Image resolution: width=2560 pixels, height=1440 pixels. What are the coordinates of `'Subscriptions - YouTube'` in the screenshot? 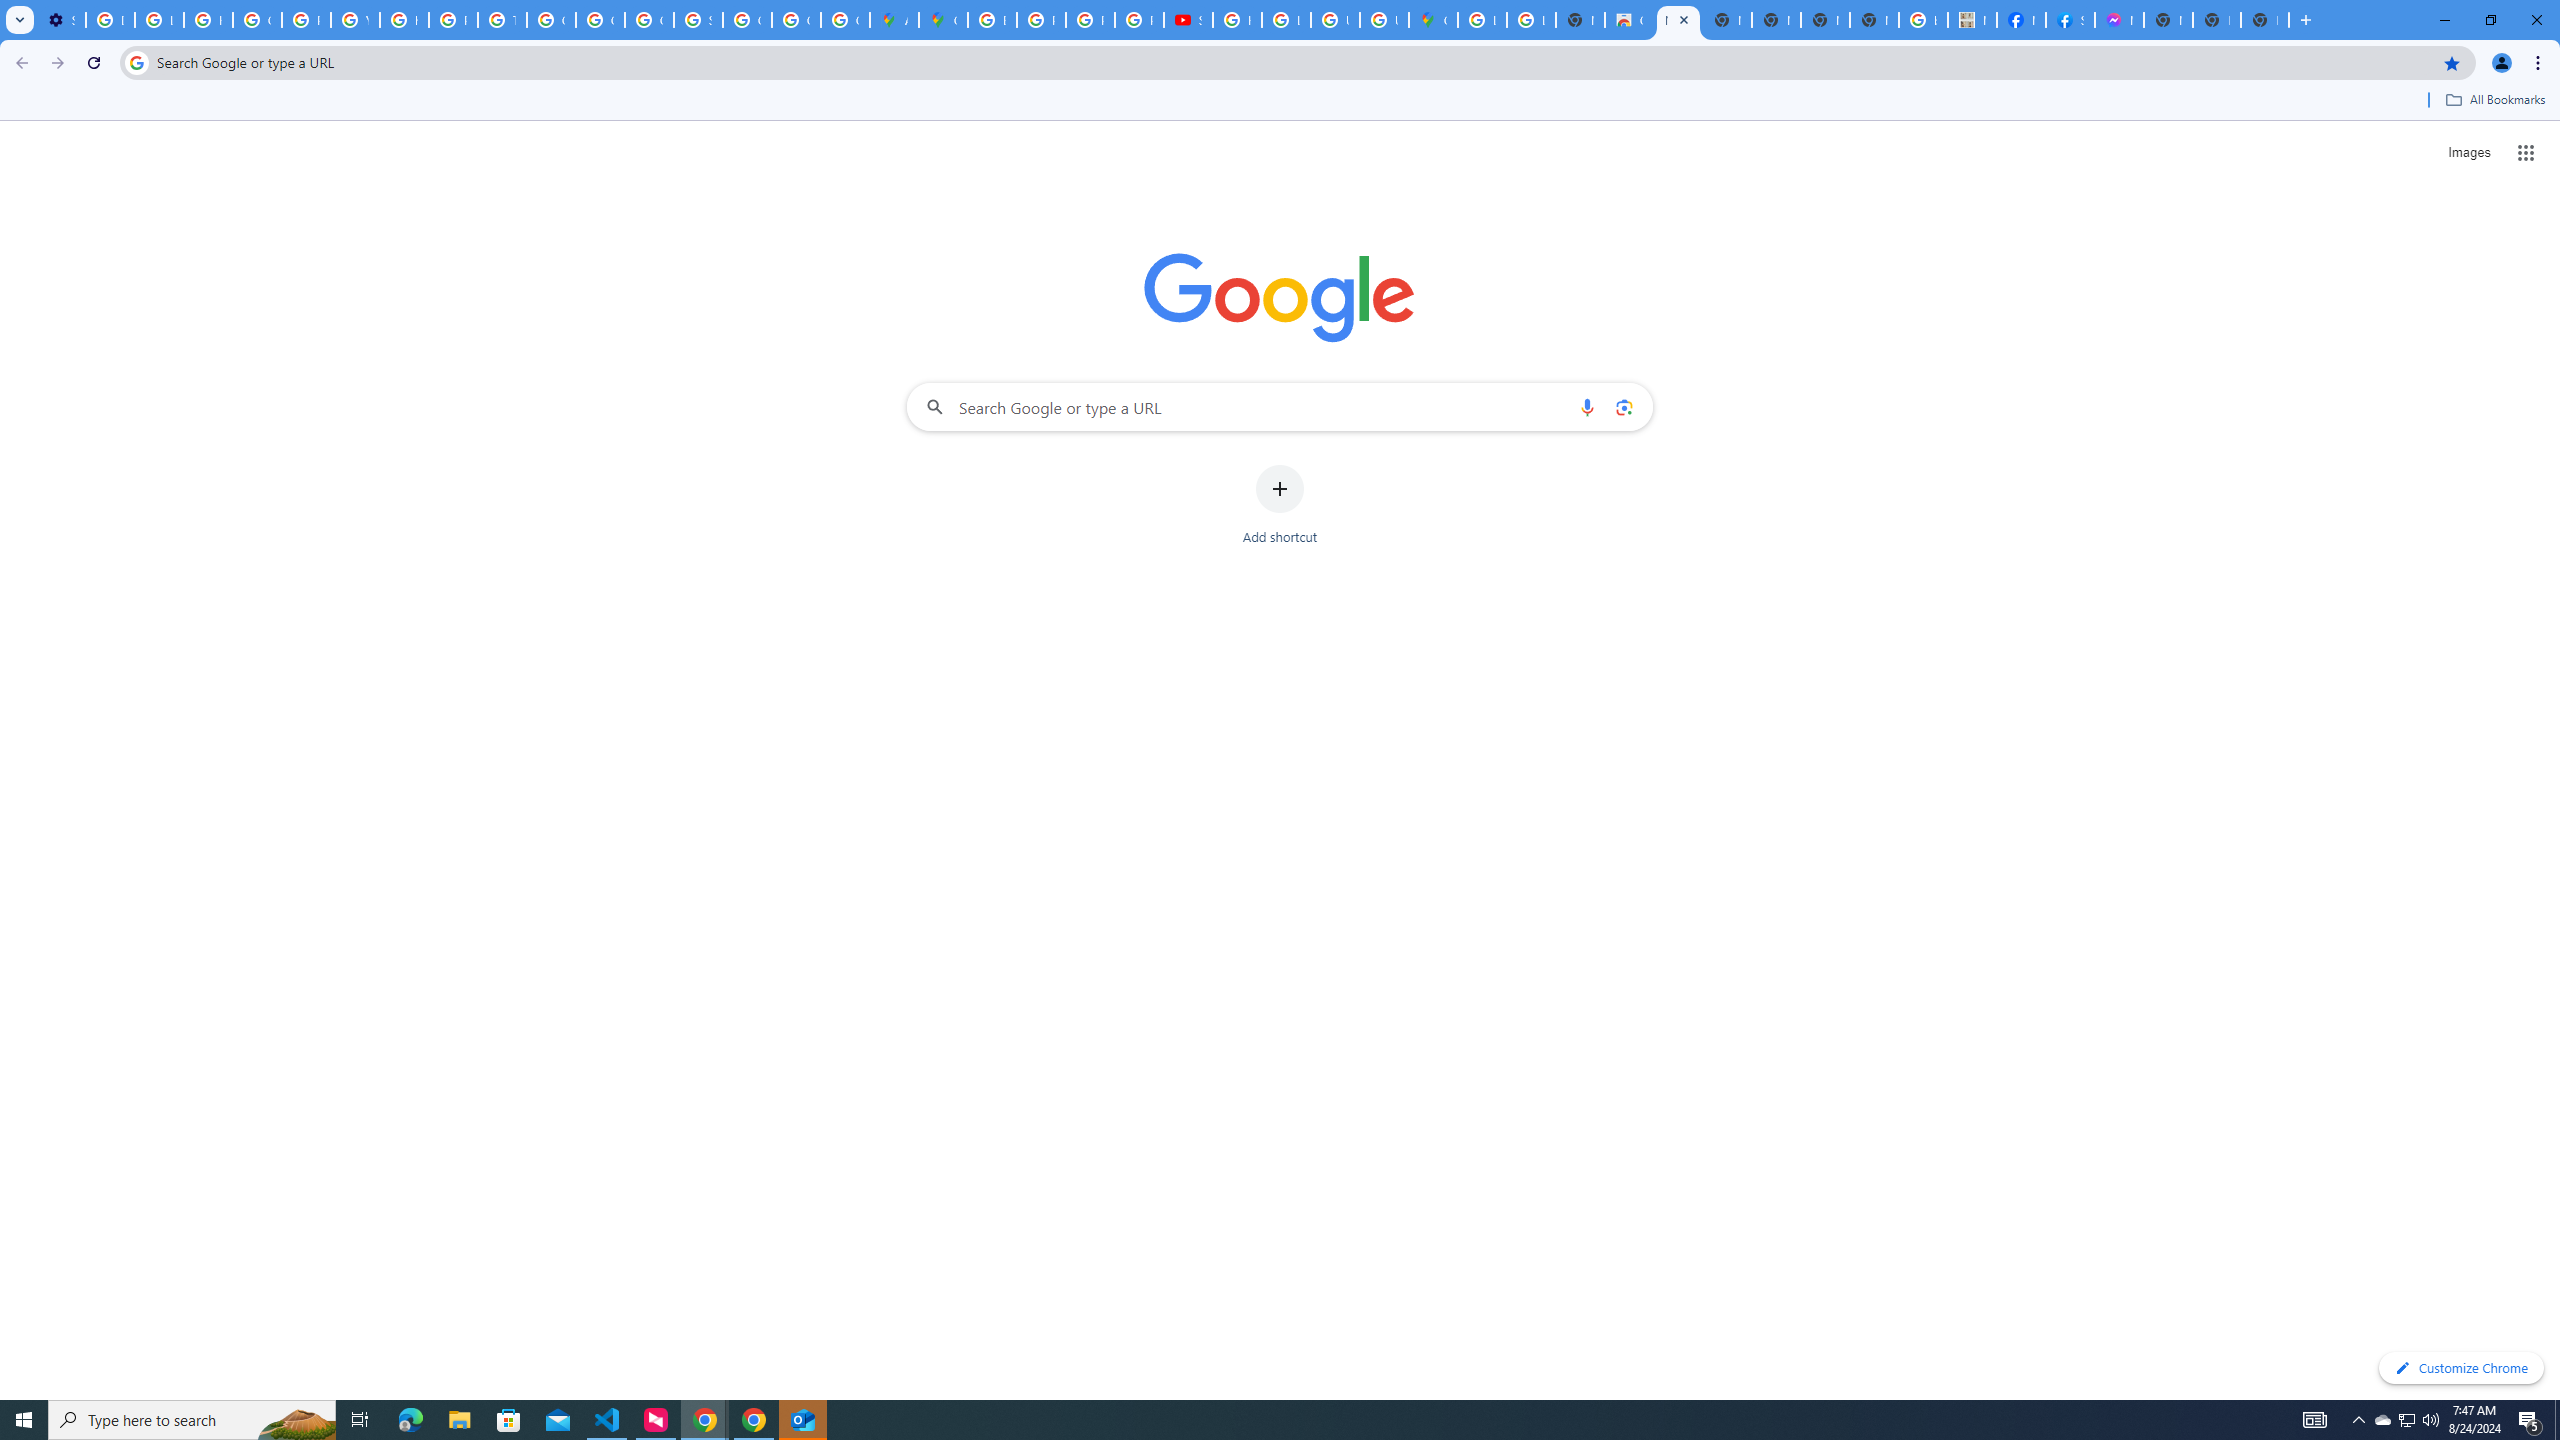 It's located at (1186, 19).